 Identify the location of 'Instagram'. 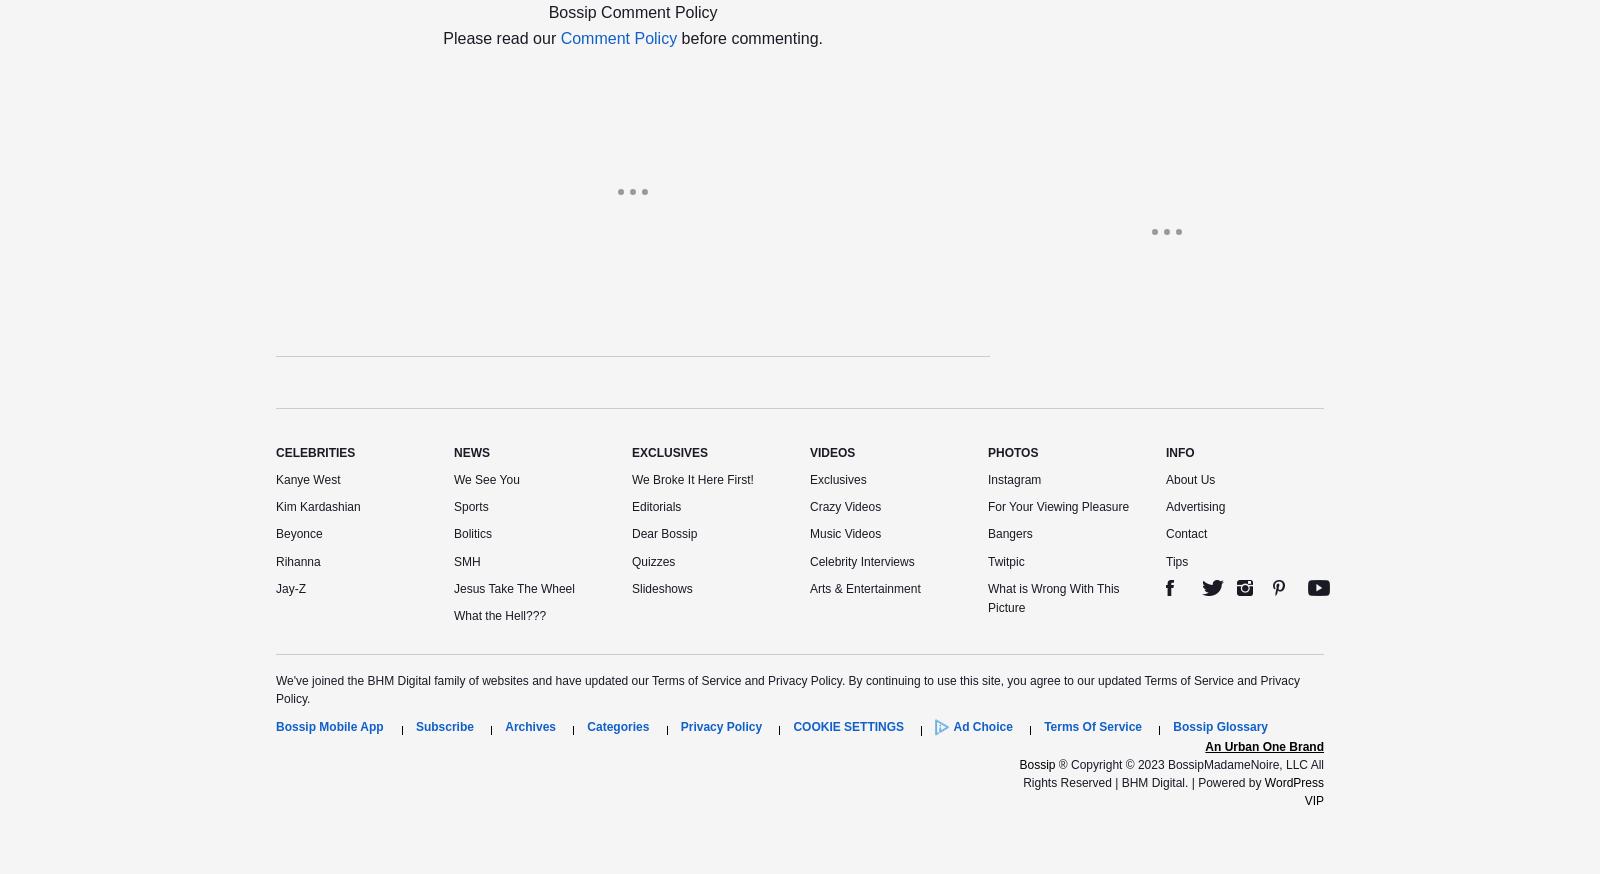
(987, 479).